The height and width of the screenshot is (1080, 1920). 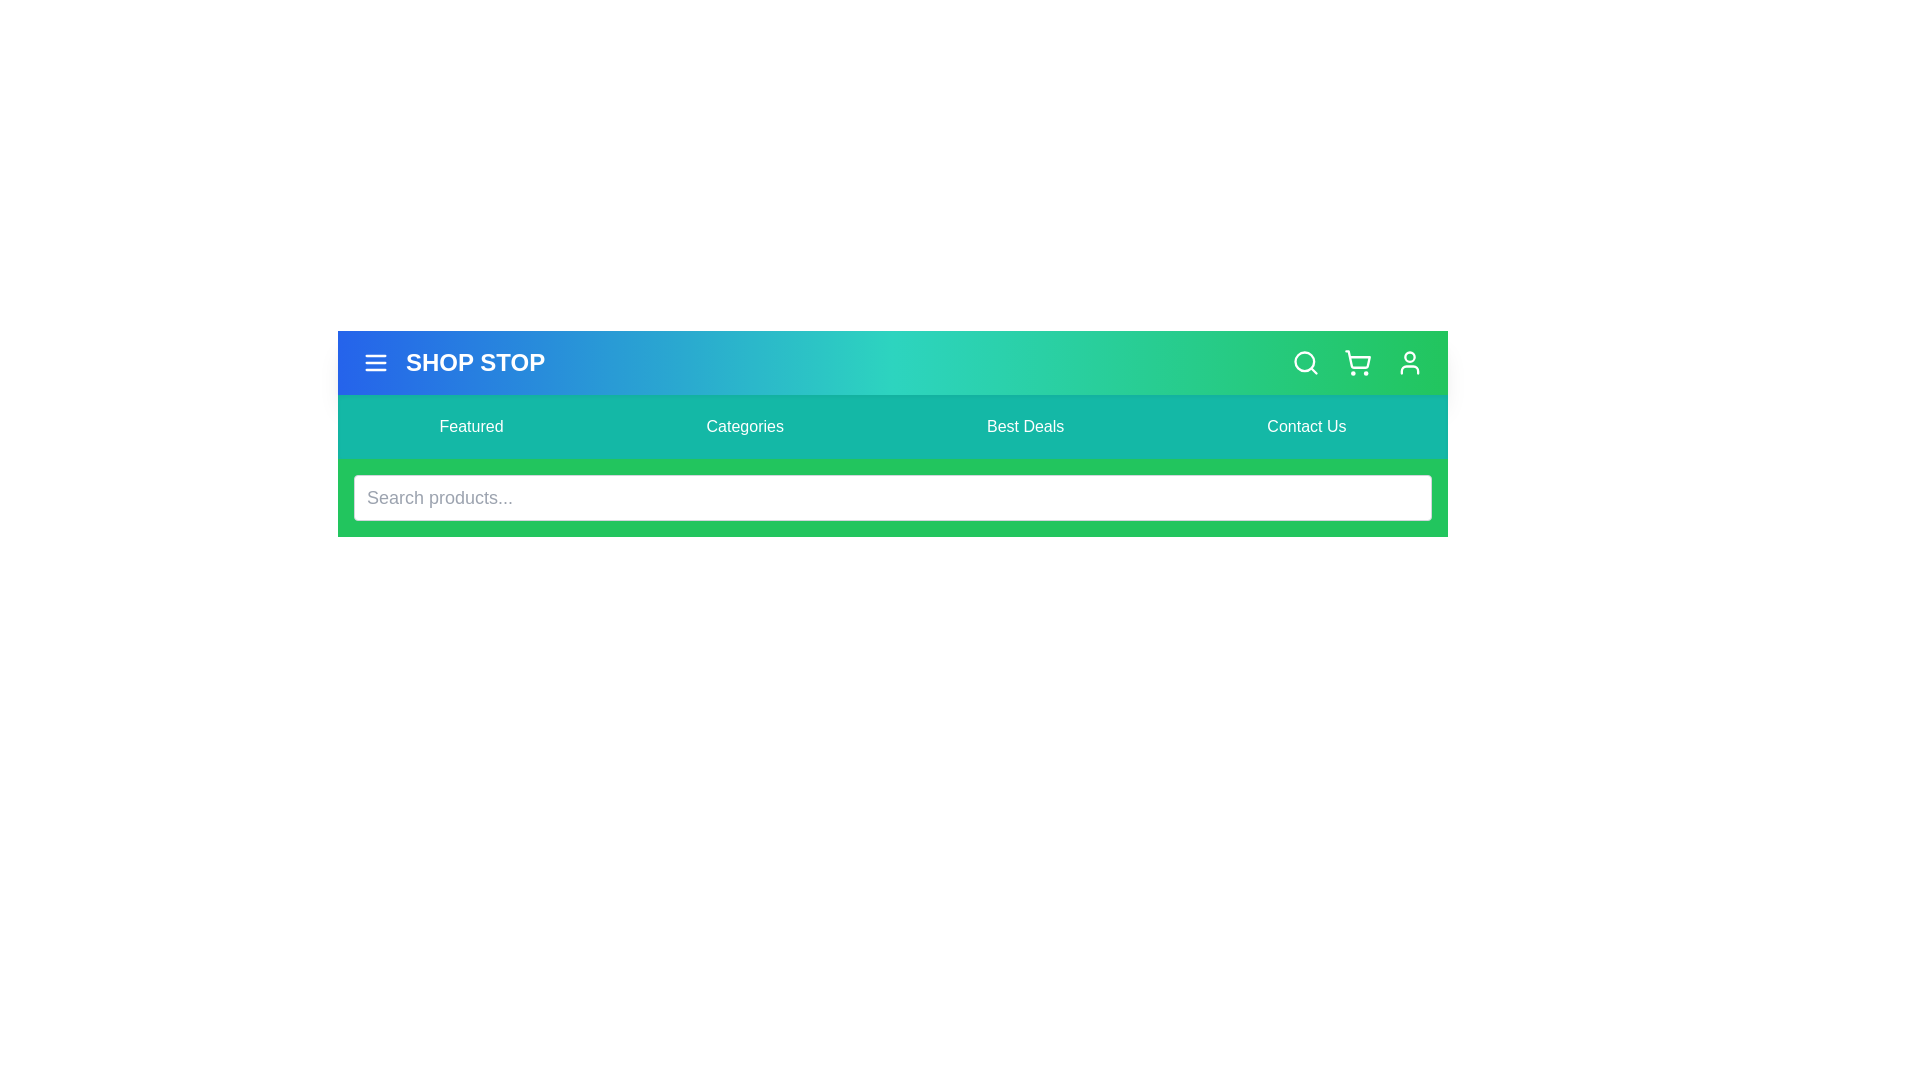 What do you see at coordinates (1409, 362) in the screenshot?
I see `the user profile icon` at bounding box center [1409, 362].